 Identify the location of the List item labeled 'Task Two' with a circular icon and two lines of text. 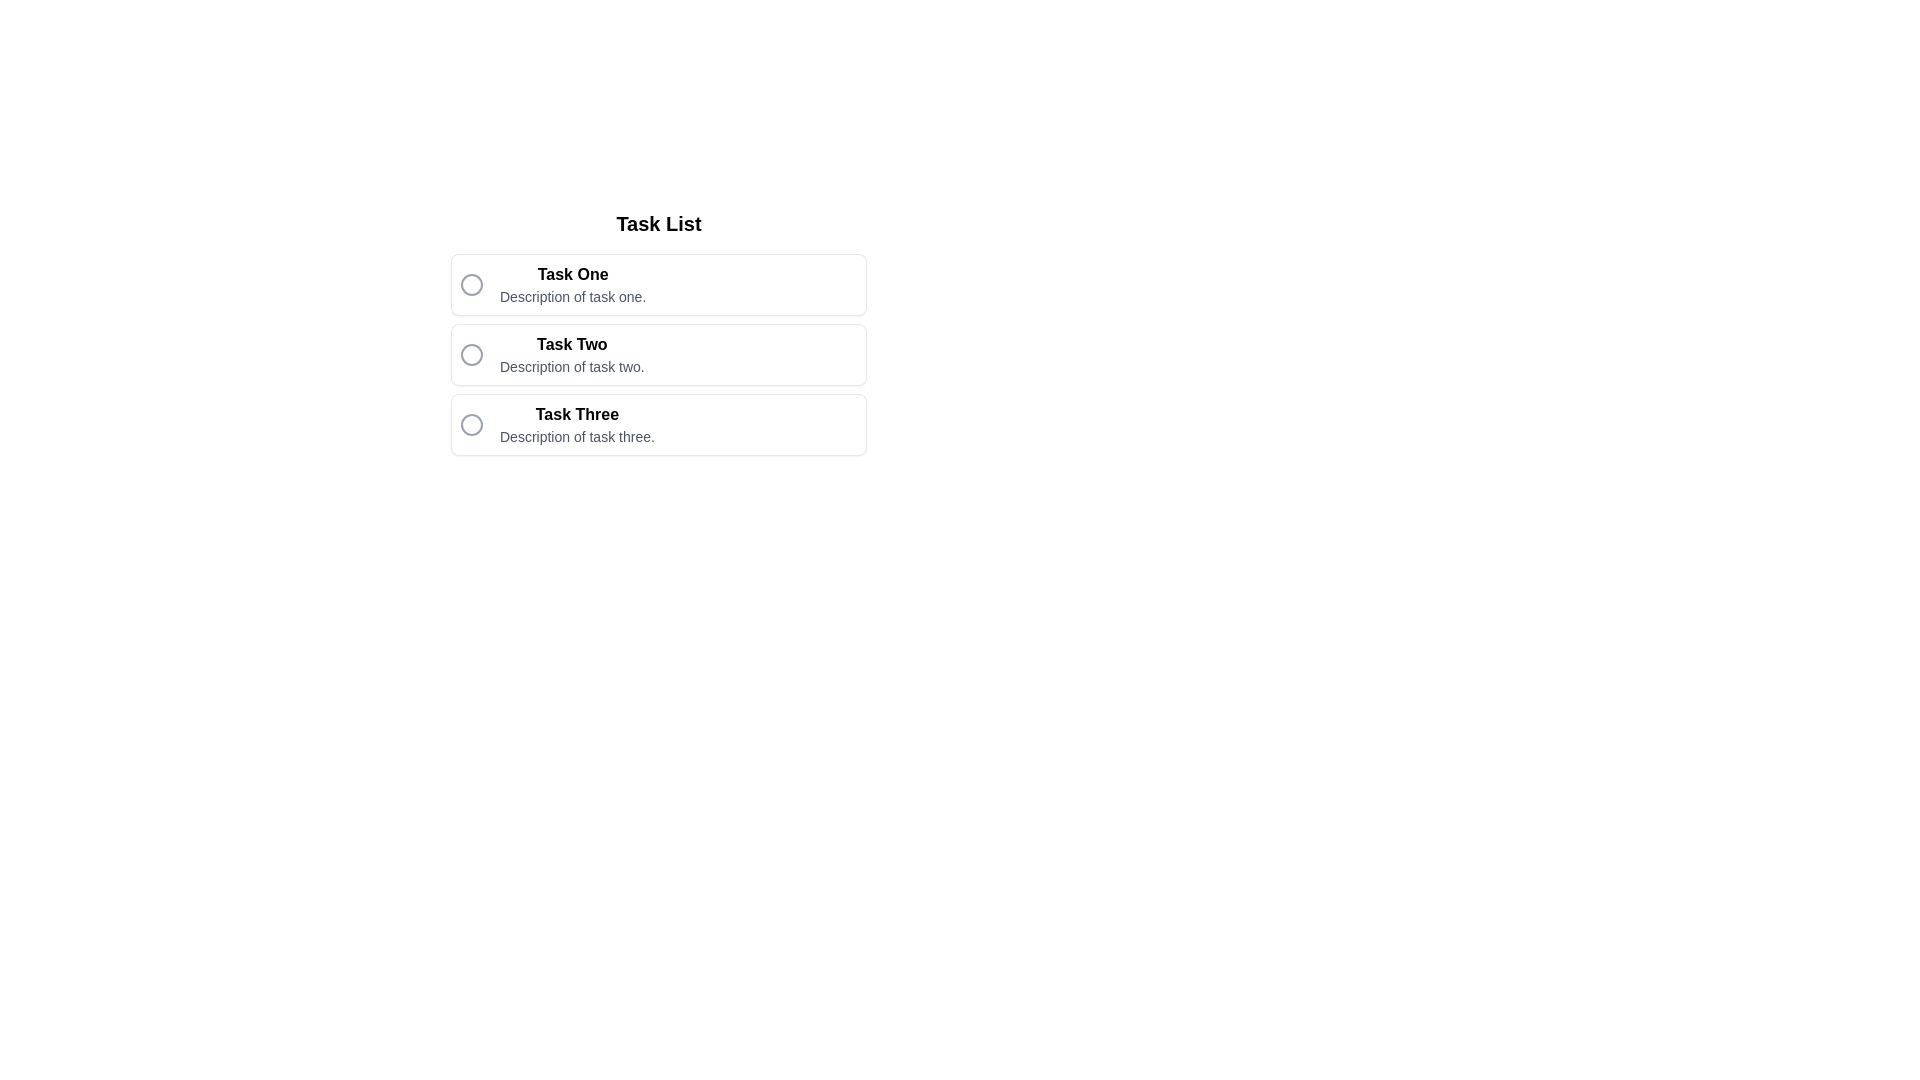
(658, 331).